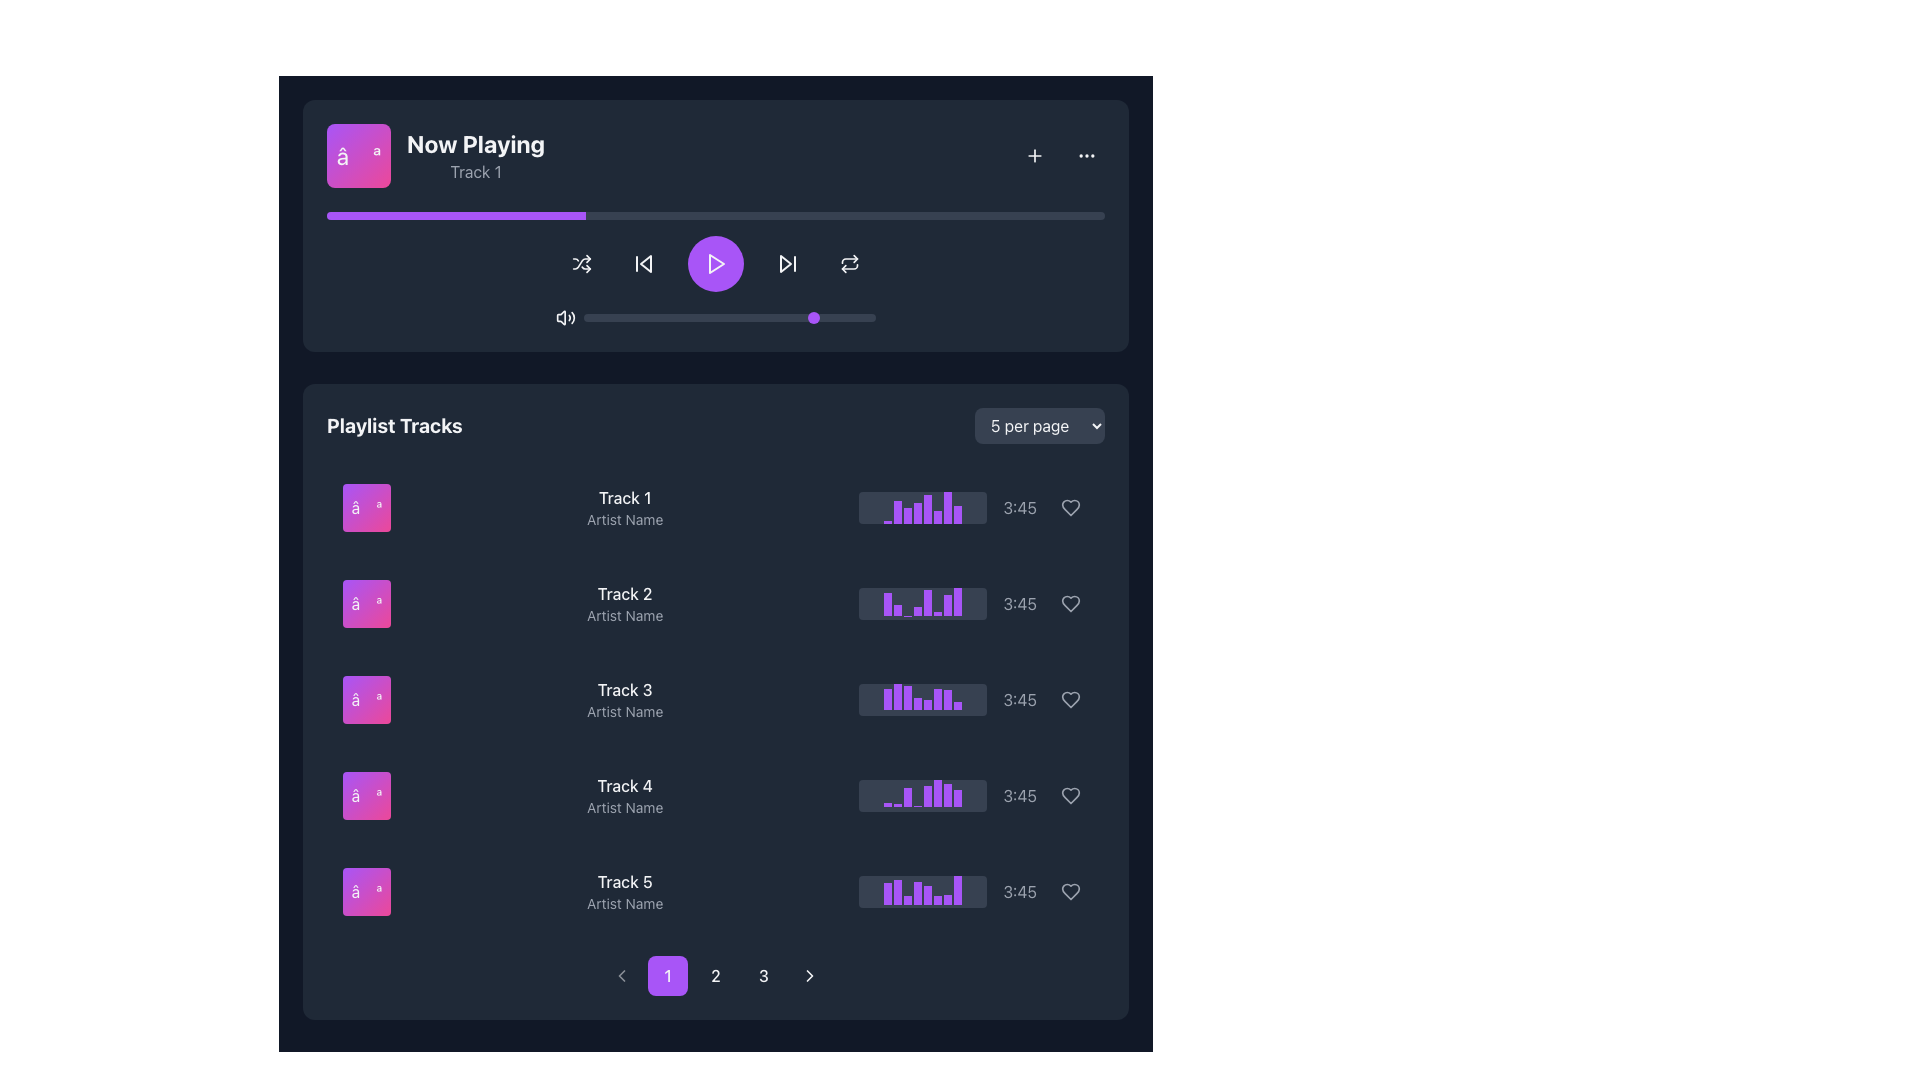 The width and height of the screenshot is (1920, 1080). I want to click on the fifth button in the media player control toolbar to observe the hover effects, so click(849, 262).